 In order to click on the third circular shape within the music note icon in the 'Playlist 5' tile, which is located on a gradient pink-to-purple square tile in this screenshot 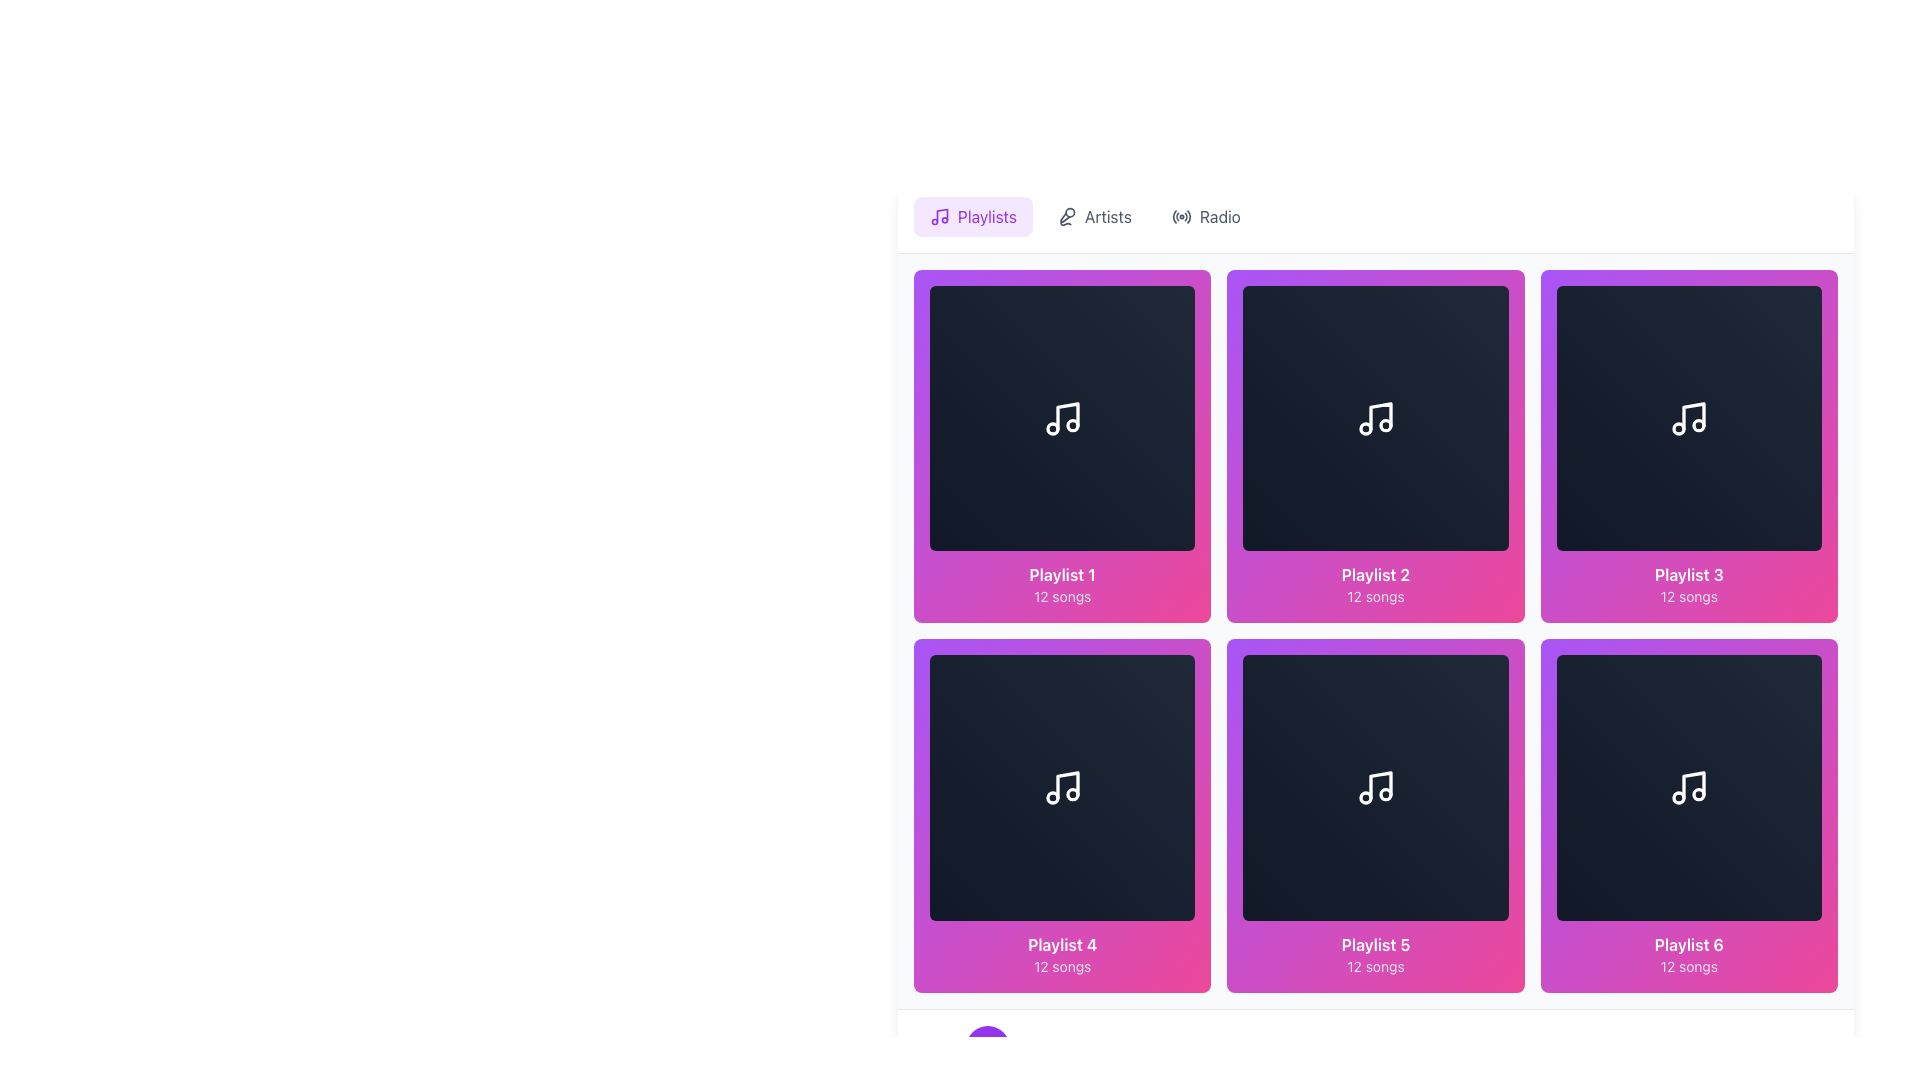, I will do `click(1385, 793)`.